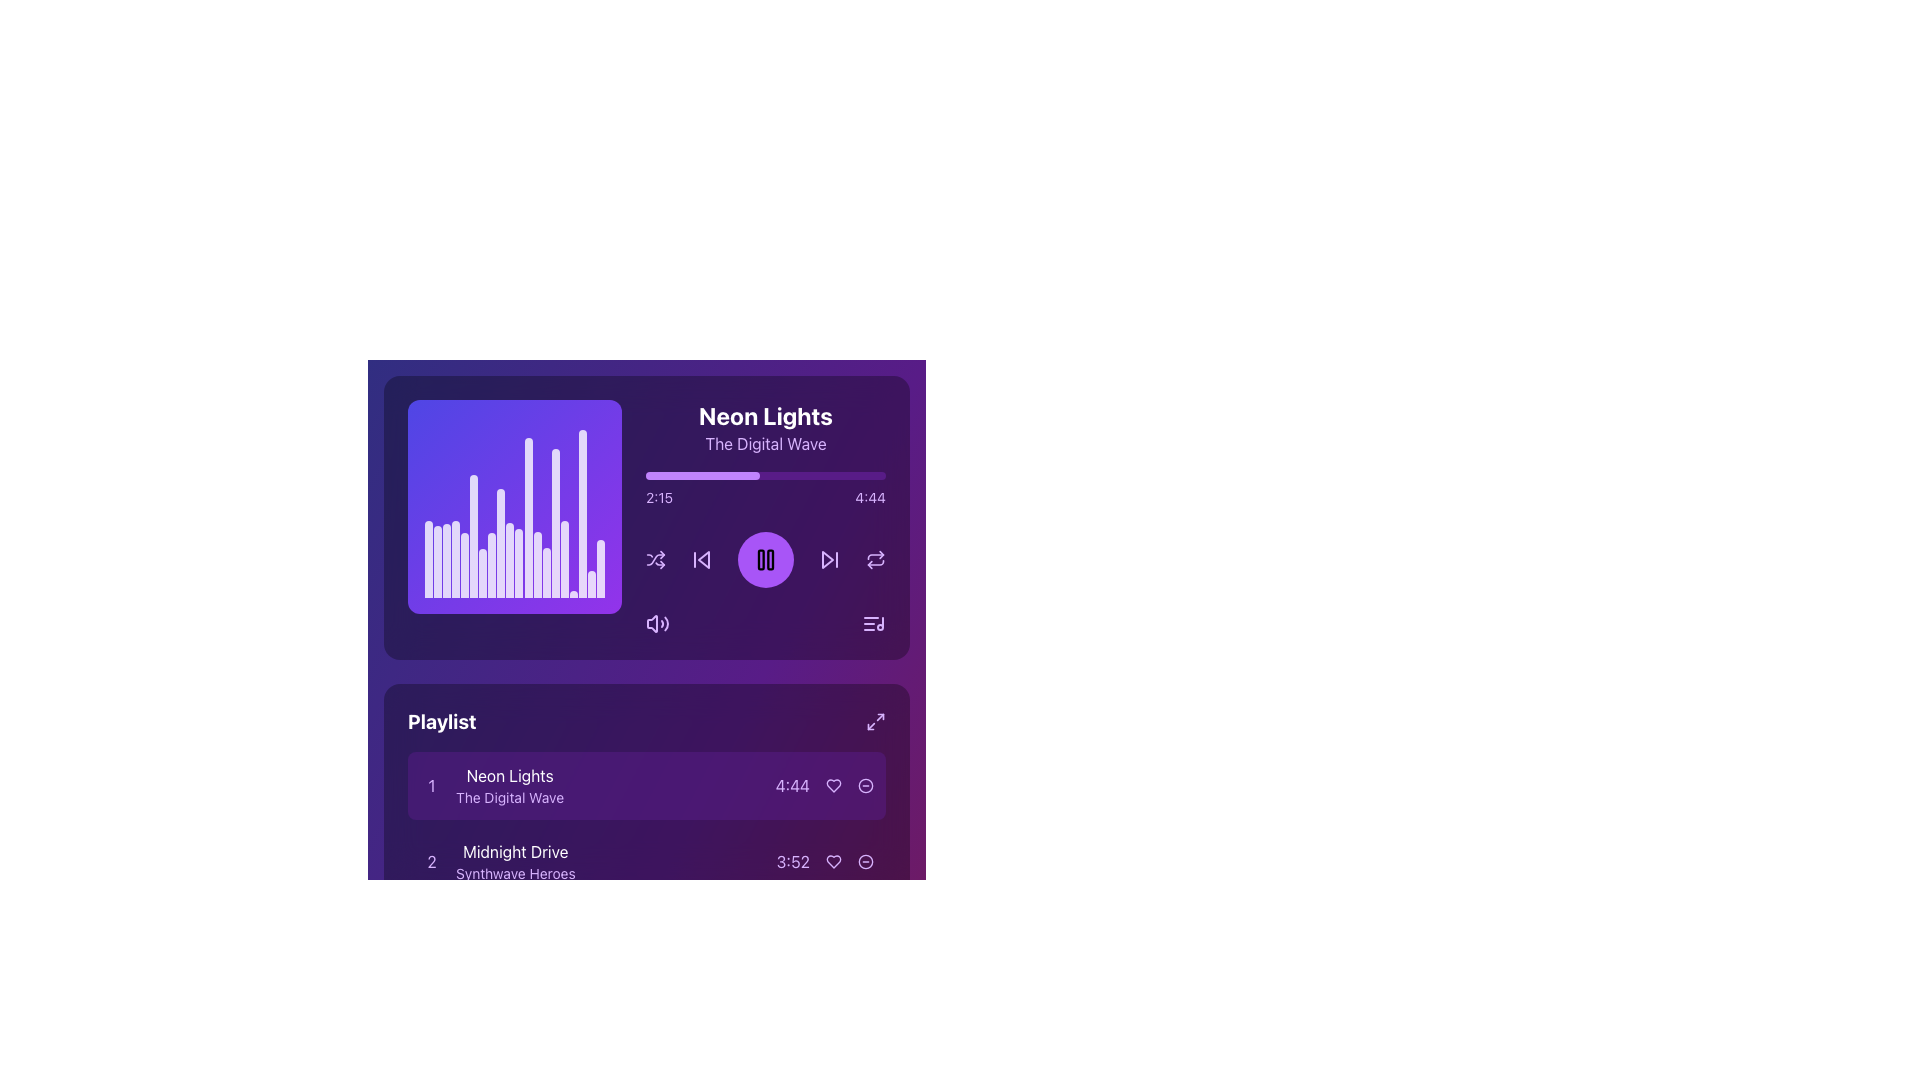 The width and height of the screenshot is (1920, 1080). Describe the element at coordinates (834, 860) in the screenshot. I see `the heart icon located in the second row of the playlist section, next to the track title 'Midnight Drive'` at that location.